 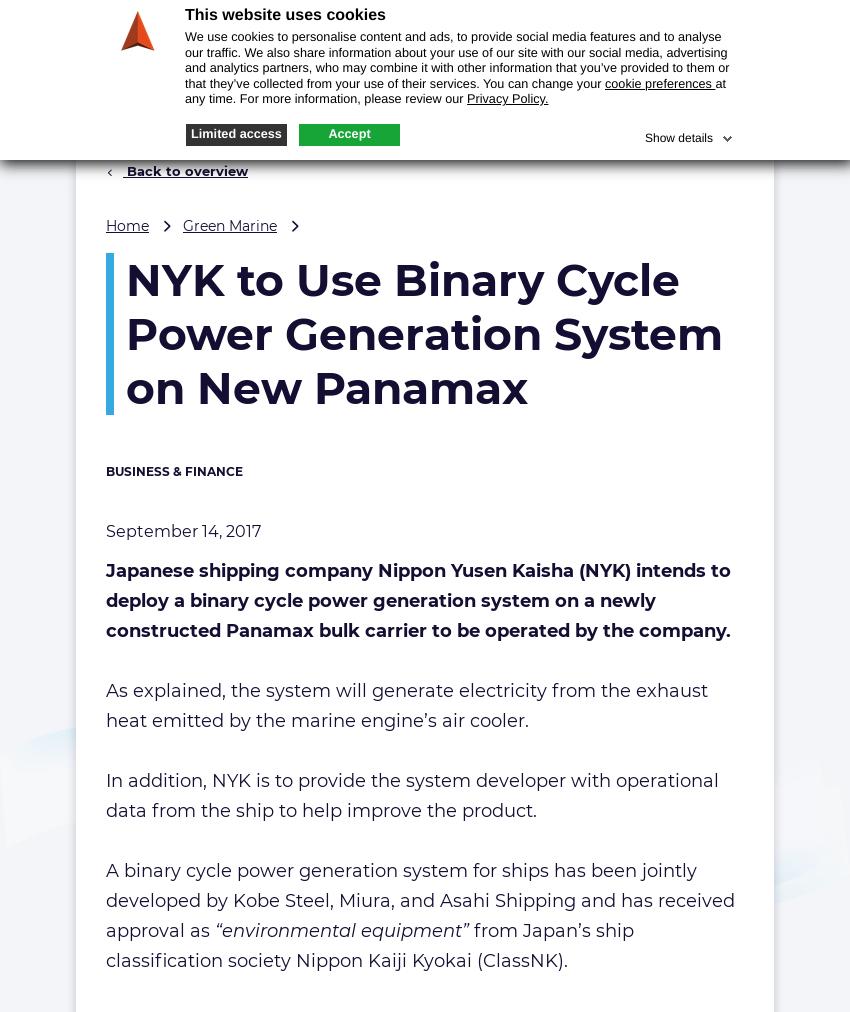 I want to click on 'A binary cycle power generation system for ships has been jointly developed by Kobe Steel, Miura, and Asahi Shipping and has received approval as', so click(x=420, y=900).